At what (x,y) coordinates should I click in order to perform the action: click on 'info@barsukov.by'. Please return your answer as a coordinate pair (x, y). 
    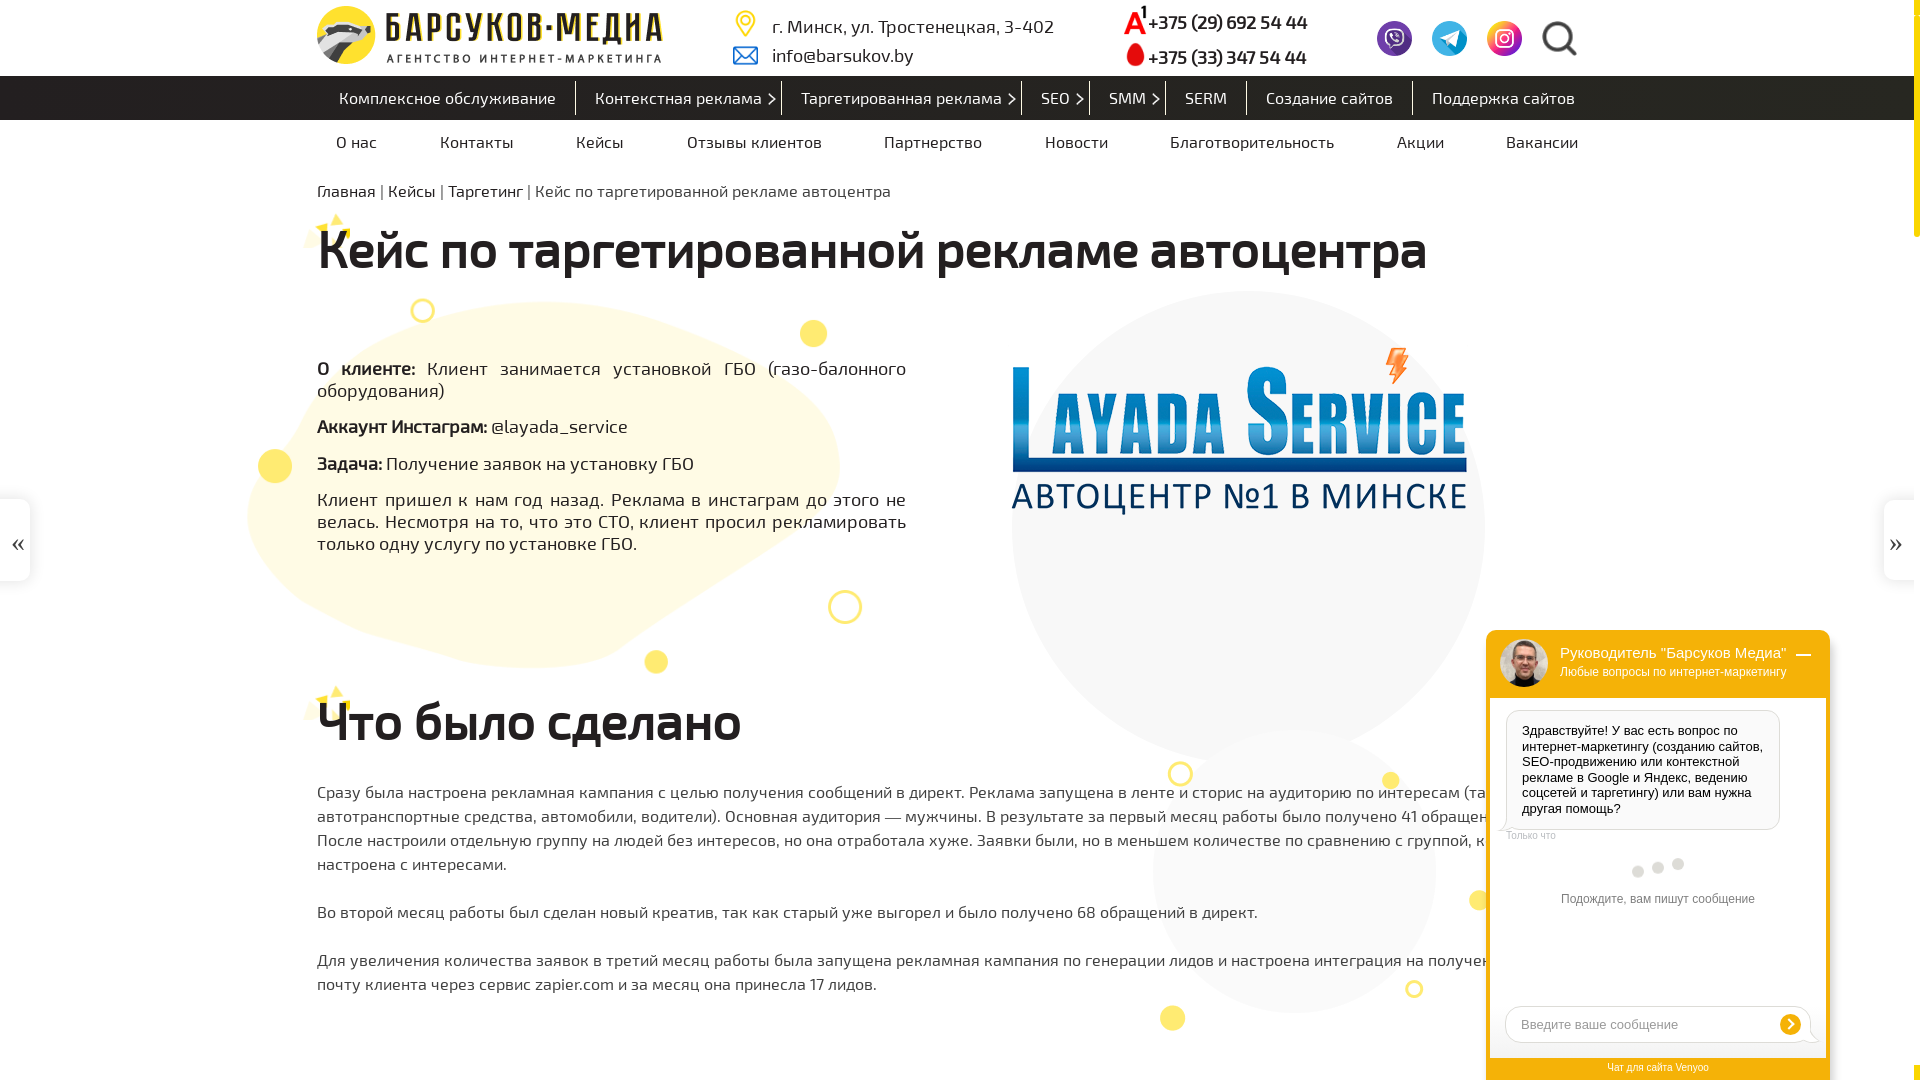
    Looking at the image, I should click on (892, 53).